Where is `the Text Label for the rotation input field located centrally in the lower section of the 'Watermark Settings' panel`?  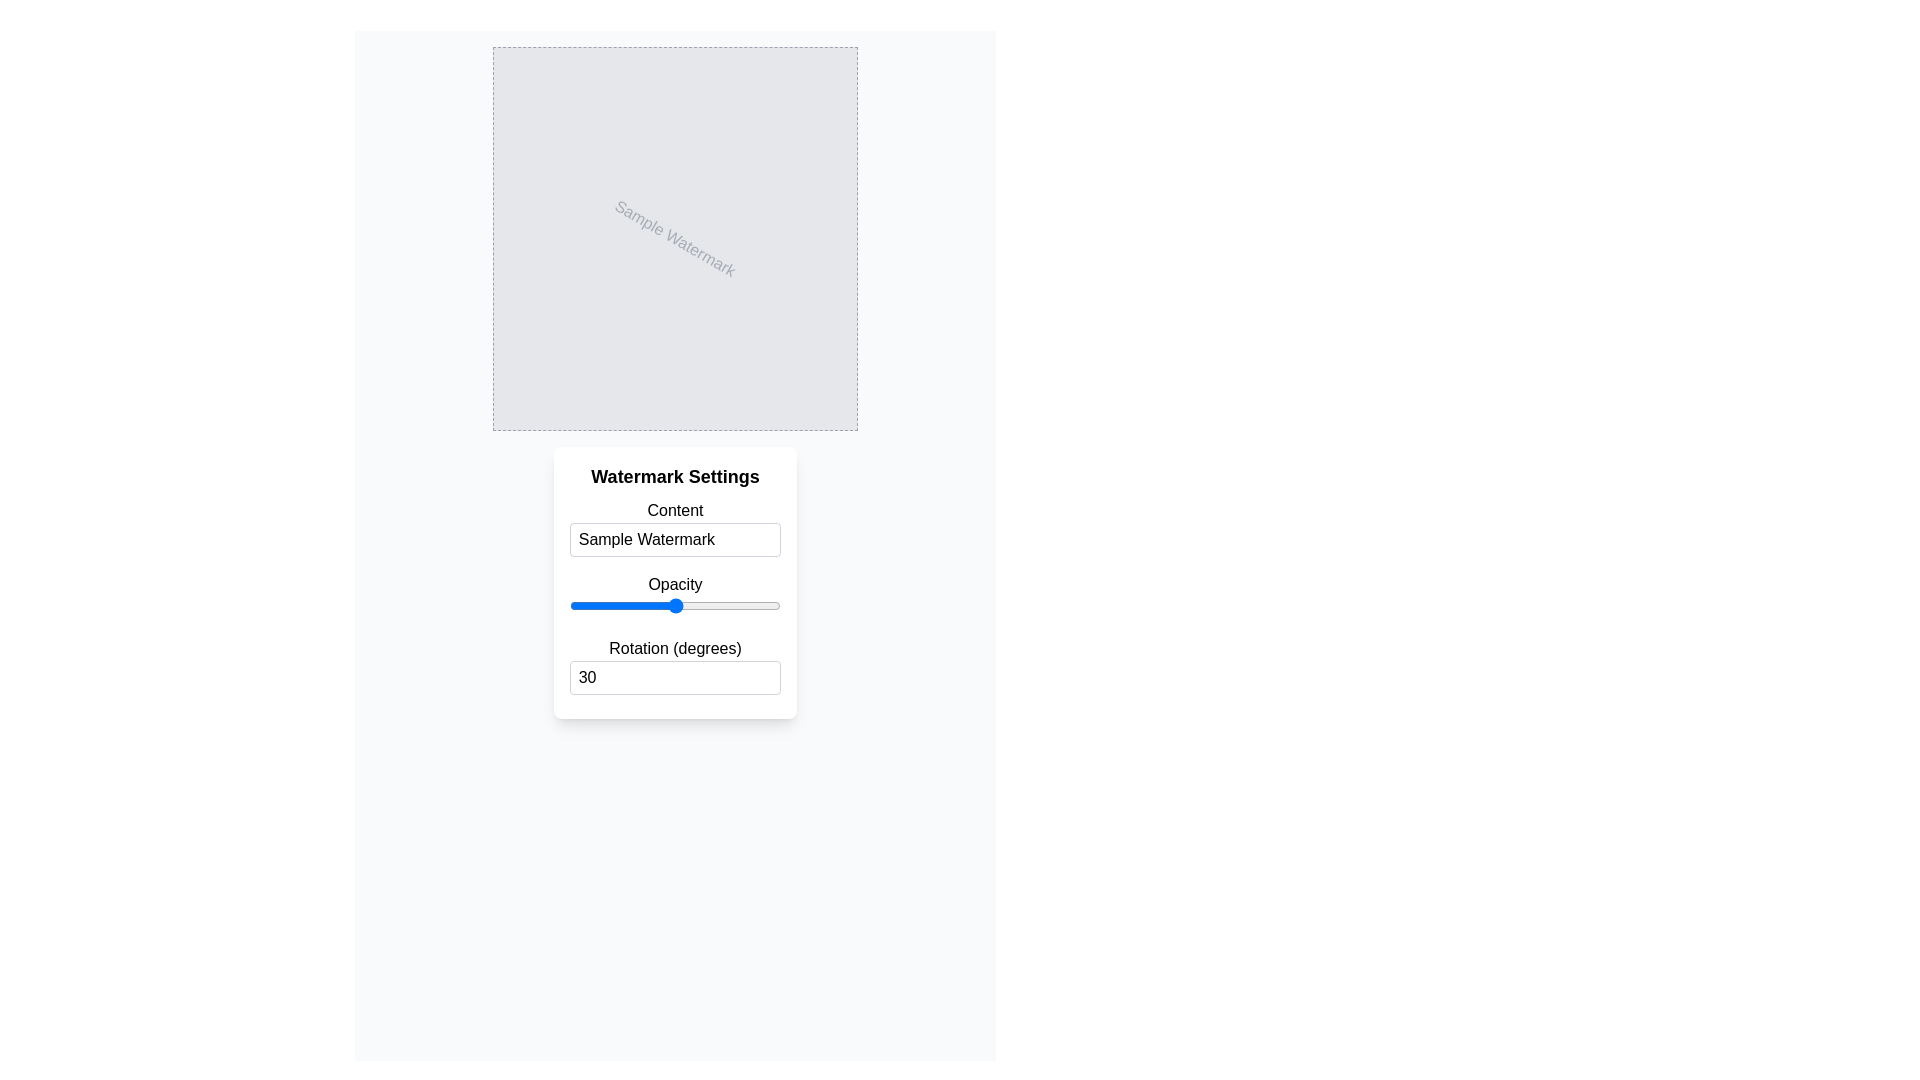 the Text Label for the rotation input field located centrally in the lower section of the 'Watermark Settings' panel is located at coordinates (675, 648).